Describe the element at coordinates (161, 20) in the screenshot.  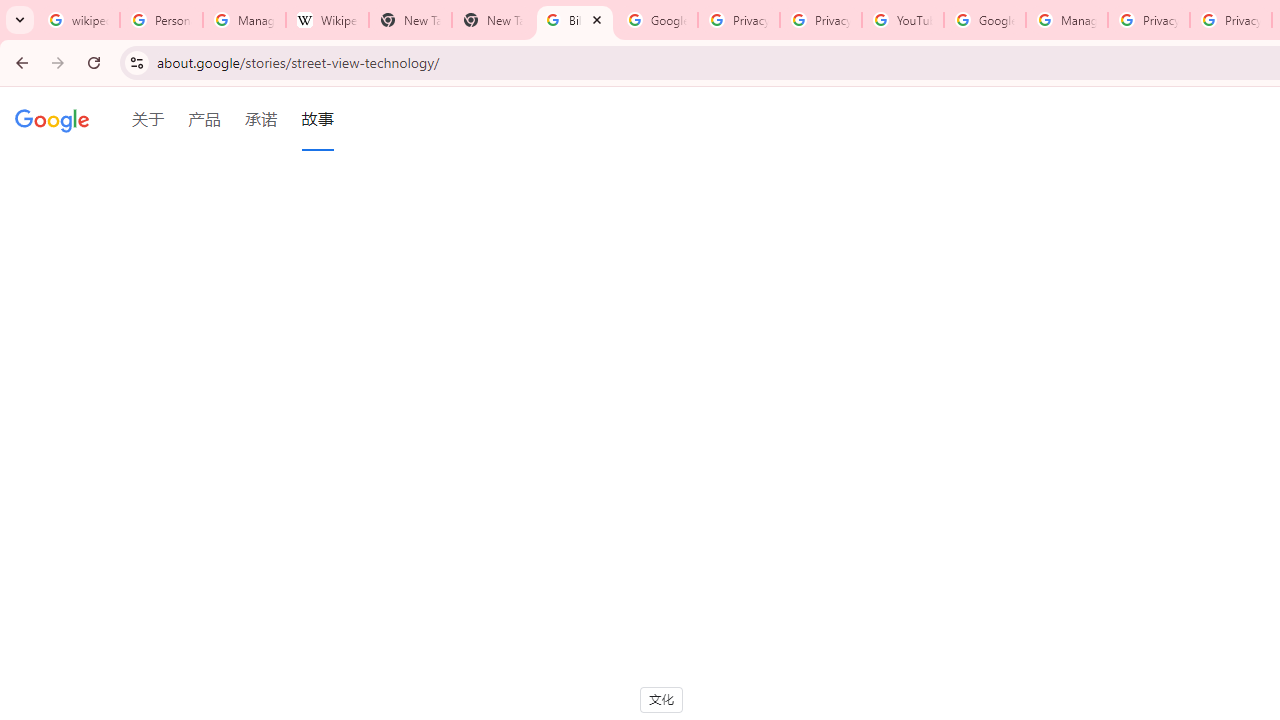
I see `'Personalization & Google Search results - Google Search Help'` at that location.